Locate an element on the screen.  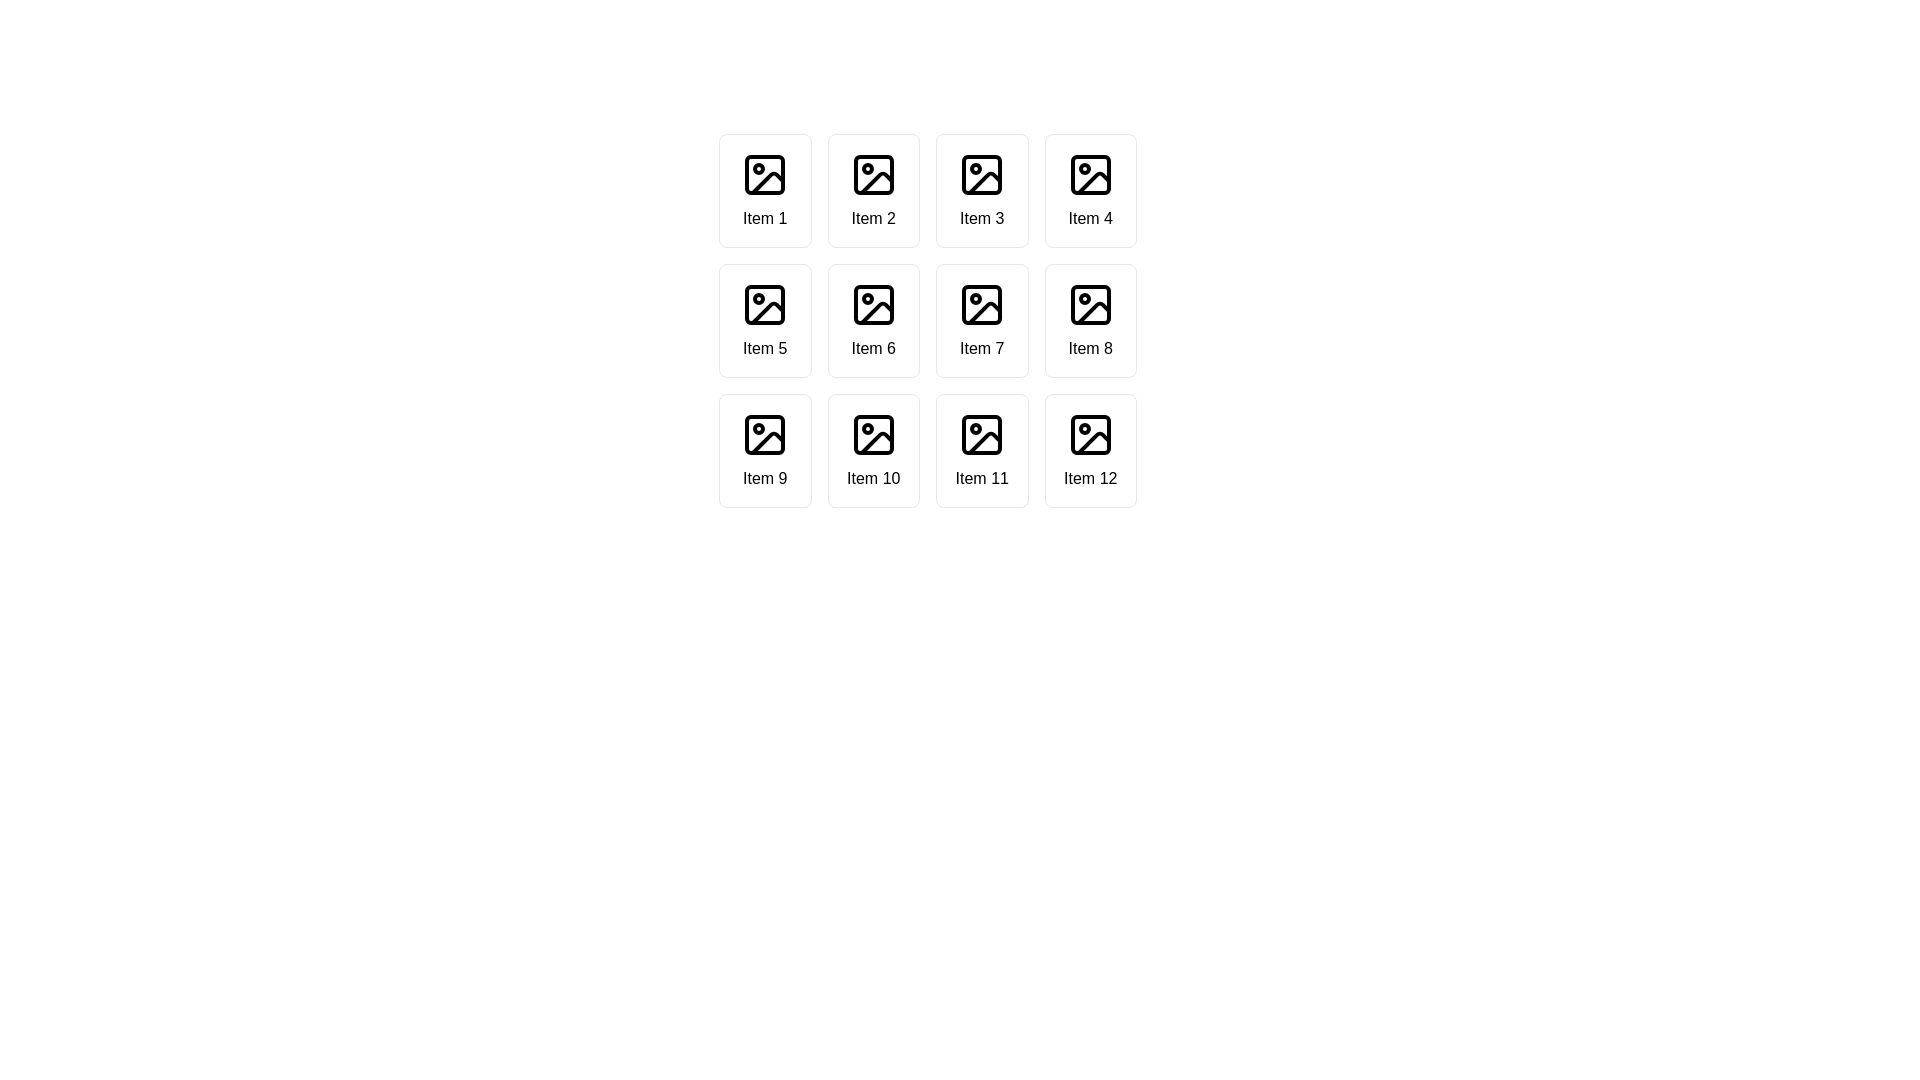
the Image Icon located in the first item of a 4x3 grid layout, which is positioned above the text label 'Item 1' is located at coordinates (764, 173).